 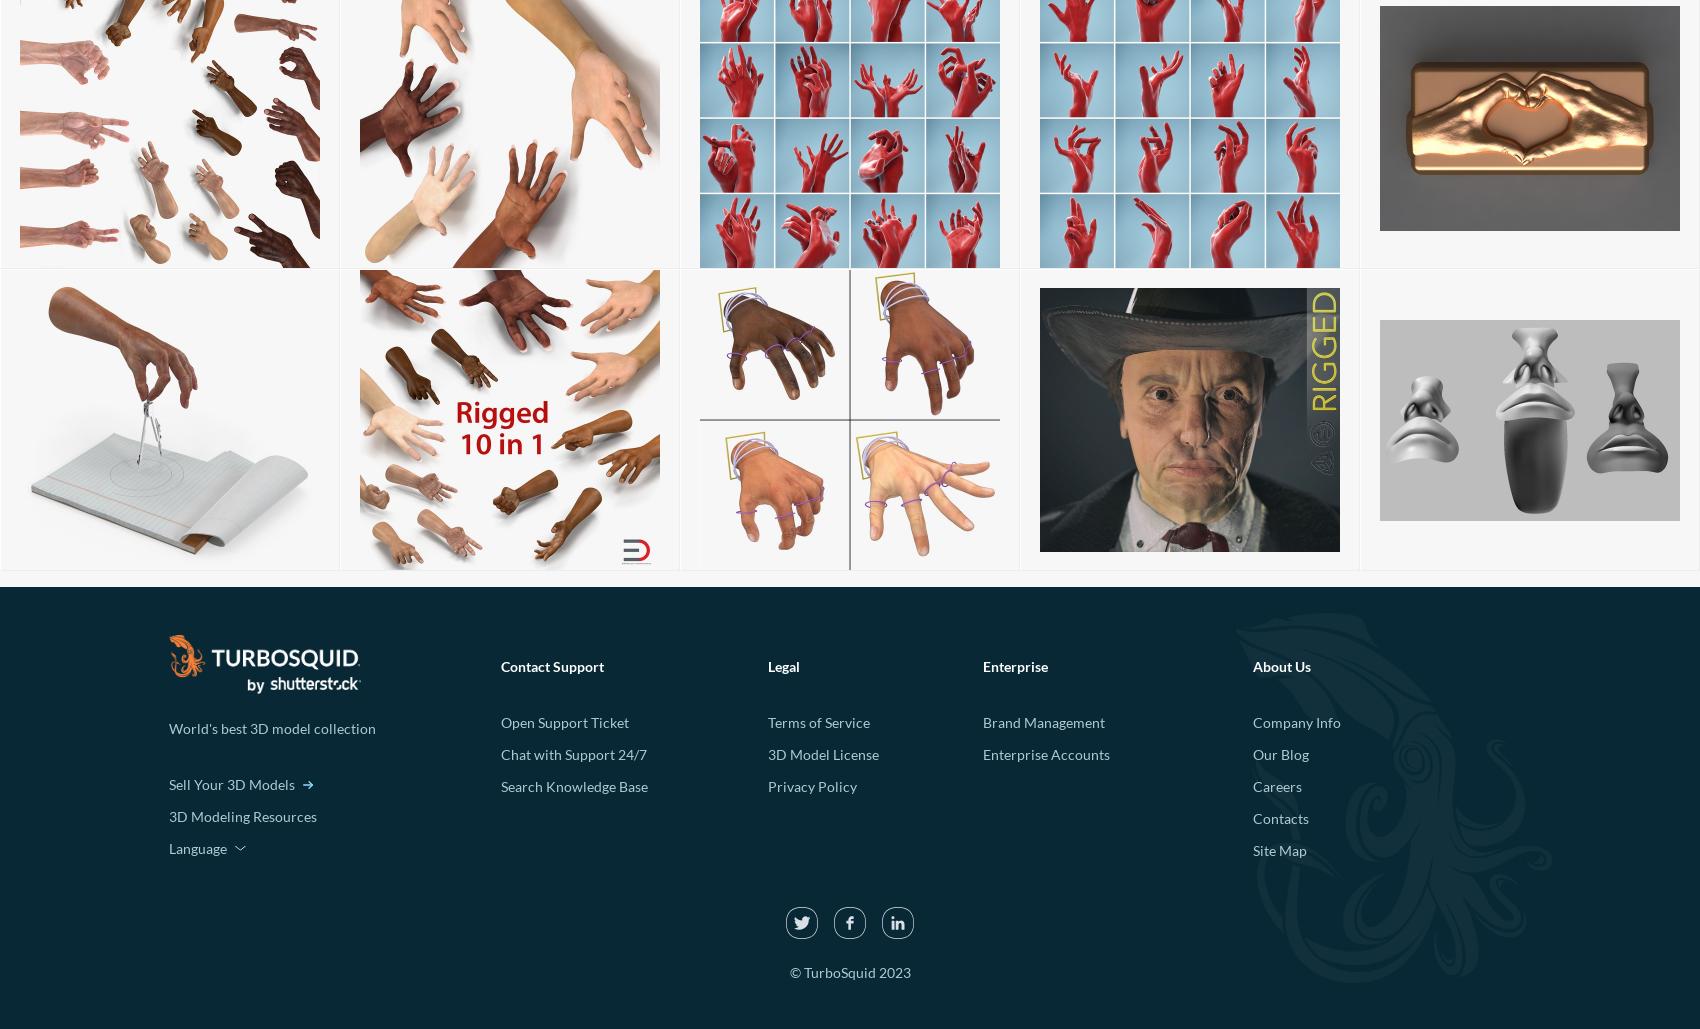 I want to click on 'Enterprise', so click(x=1013, y=665).